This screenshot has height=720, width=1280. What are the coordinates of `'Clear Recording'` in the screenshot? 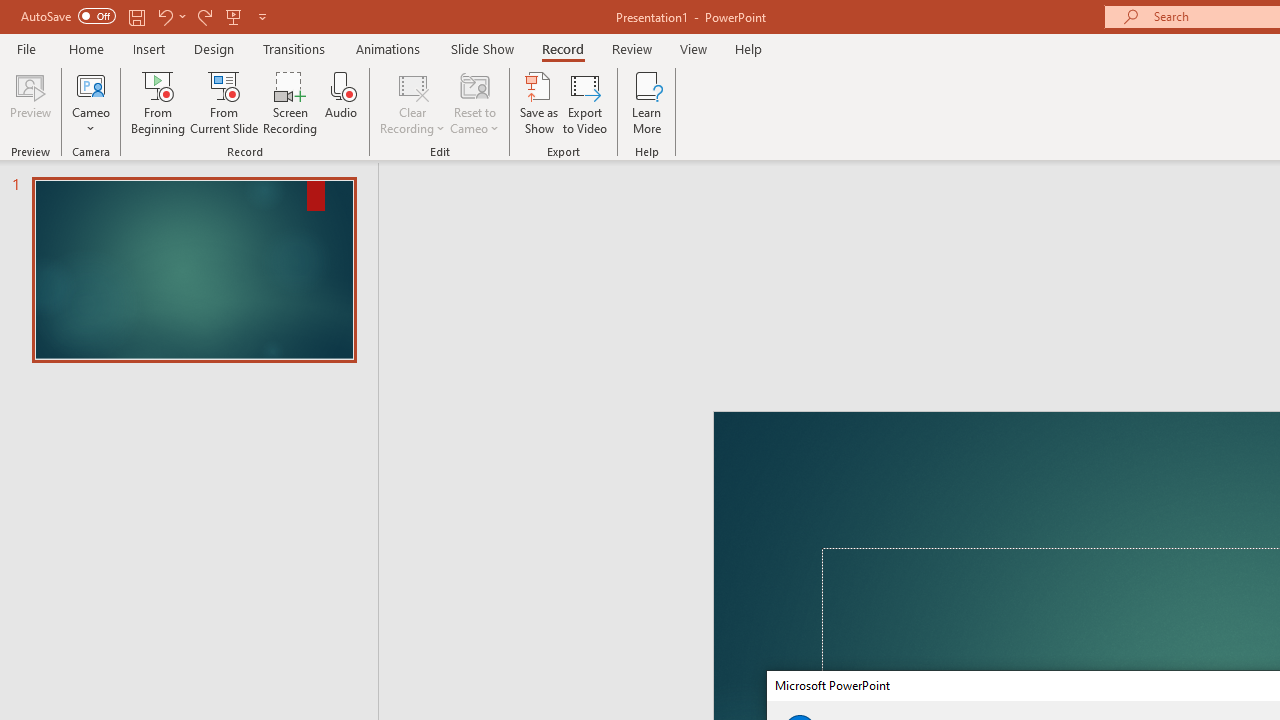 It's located at (411, 103).